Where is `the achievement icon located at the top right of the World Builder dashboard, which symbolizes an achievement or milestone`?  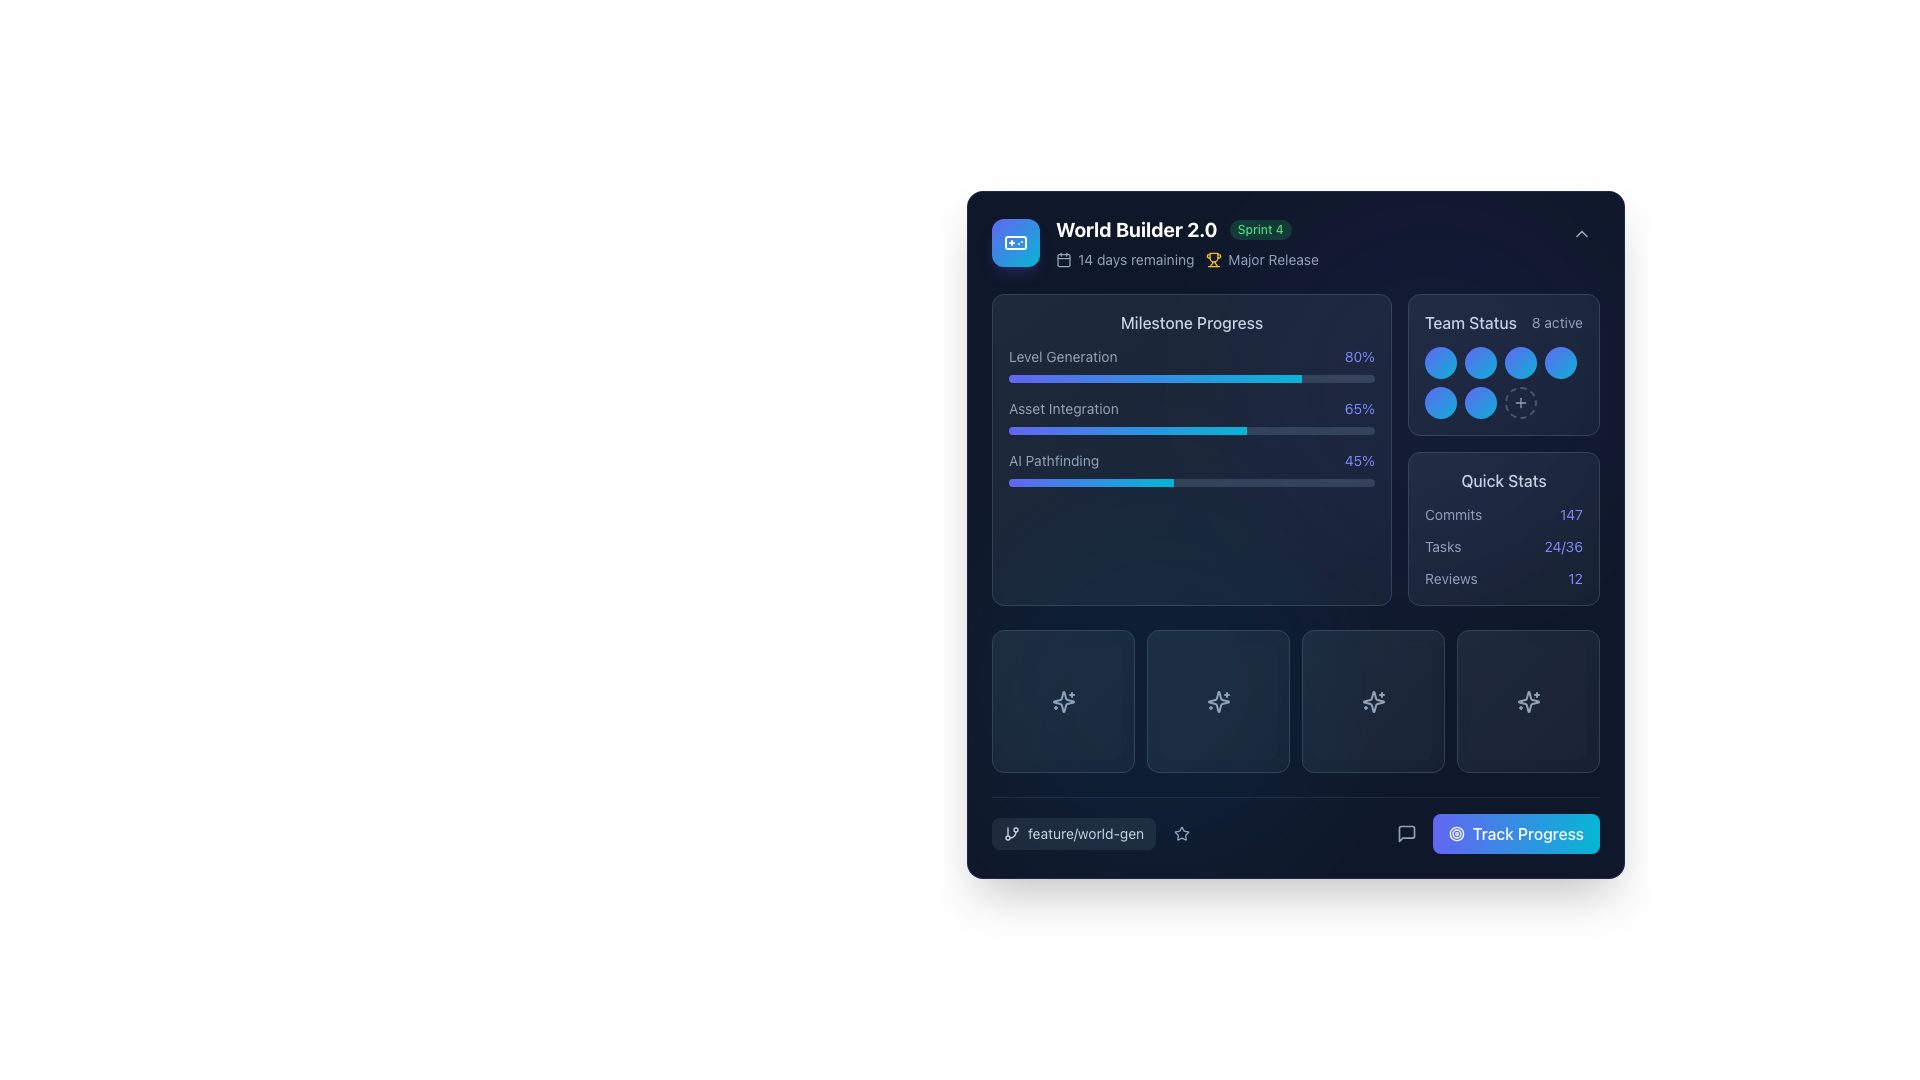 the achievement icon located at the top right of the World Builder dashboard, which symbolizes an achievement or milestone is located at coordinates (1213, 256).